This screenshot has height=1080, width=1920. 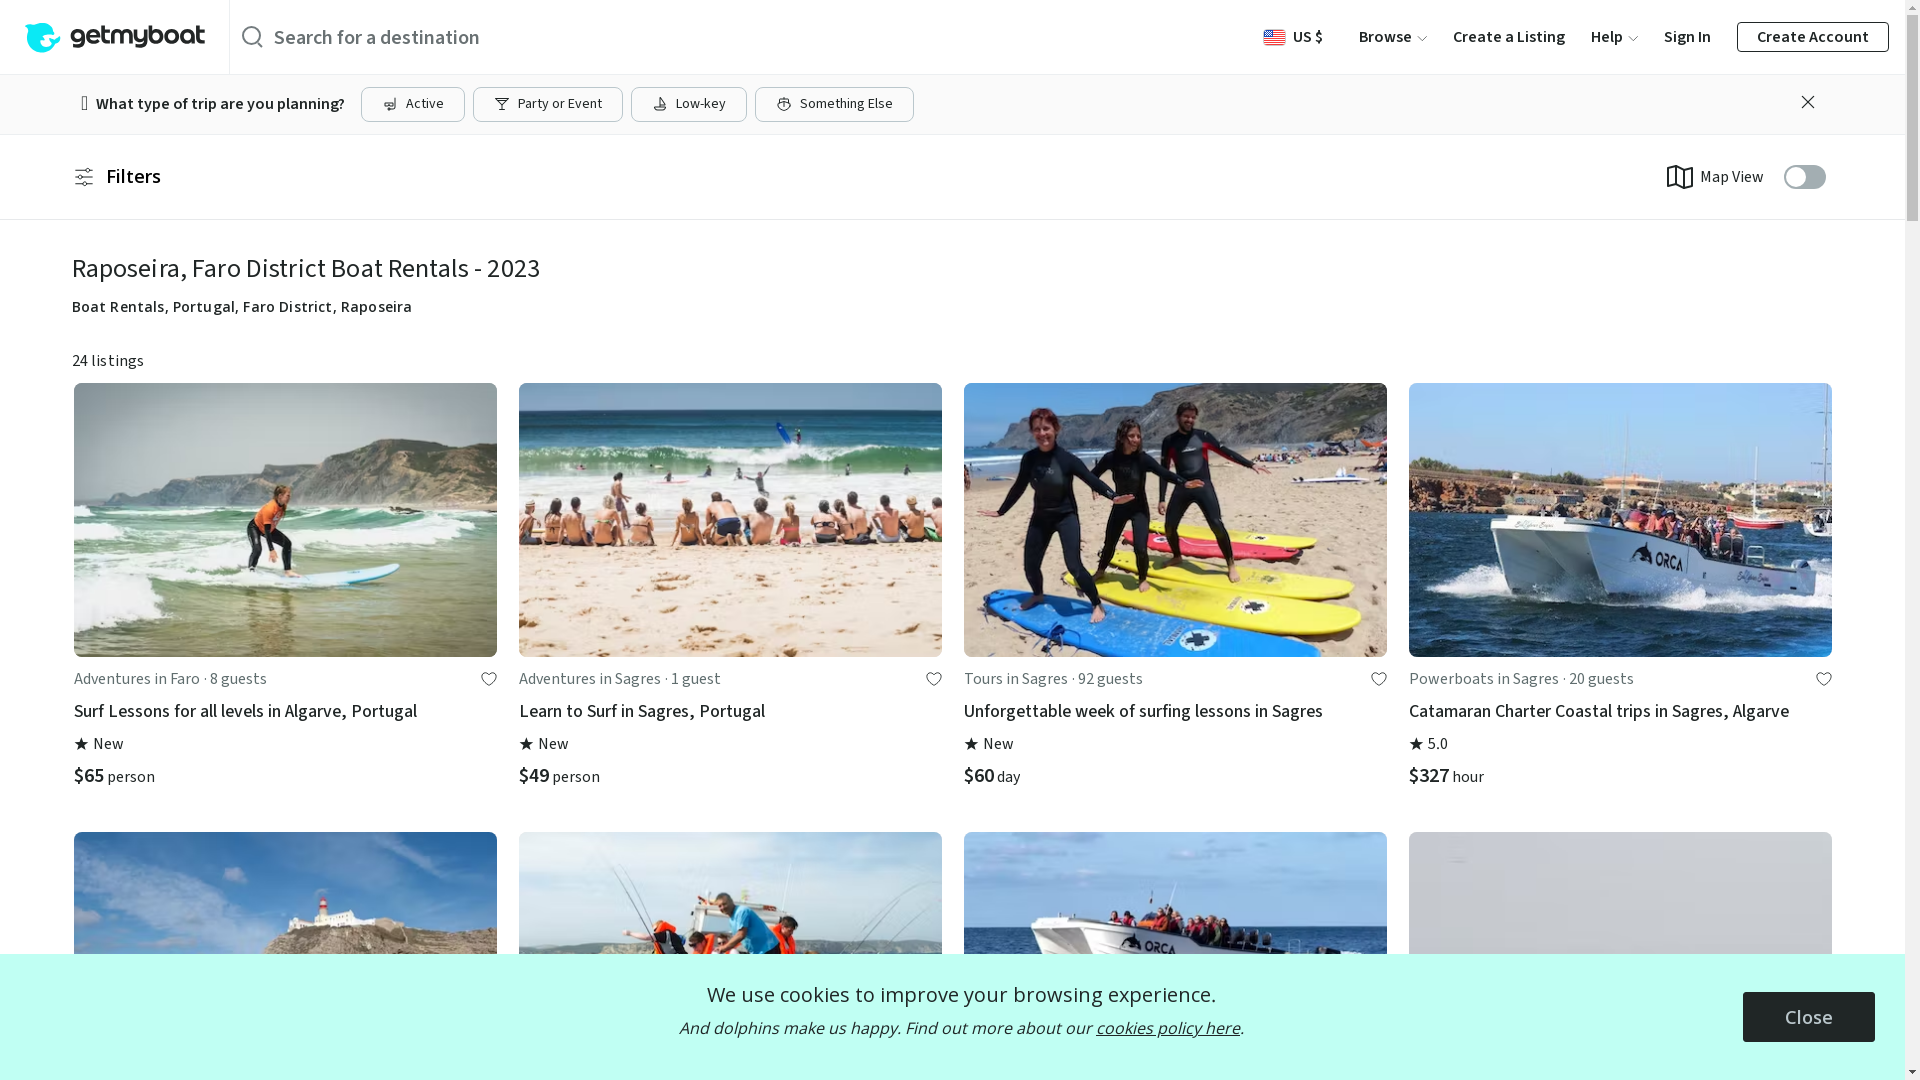 What do you see at coordinates (1686, 37) in the screenshot?
I see `'Sign In'` at bounding box center [1686, 37].